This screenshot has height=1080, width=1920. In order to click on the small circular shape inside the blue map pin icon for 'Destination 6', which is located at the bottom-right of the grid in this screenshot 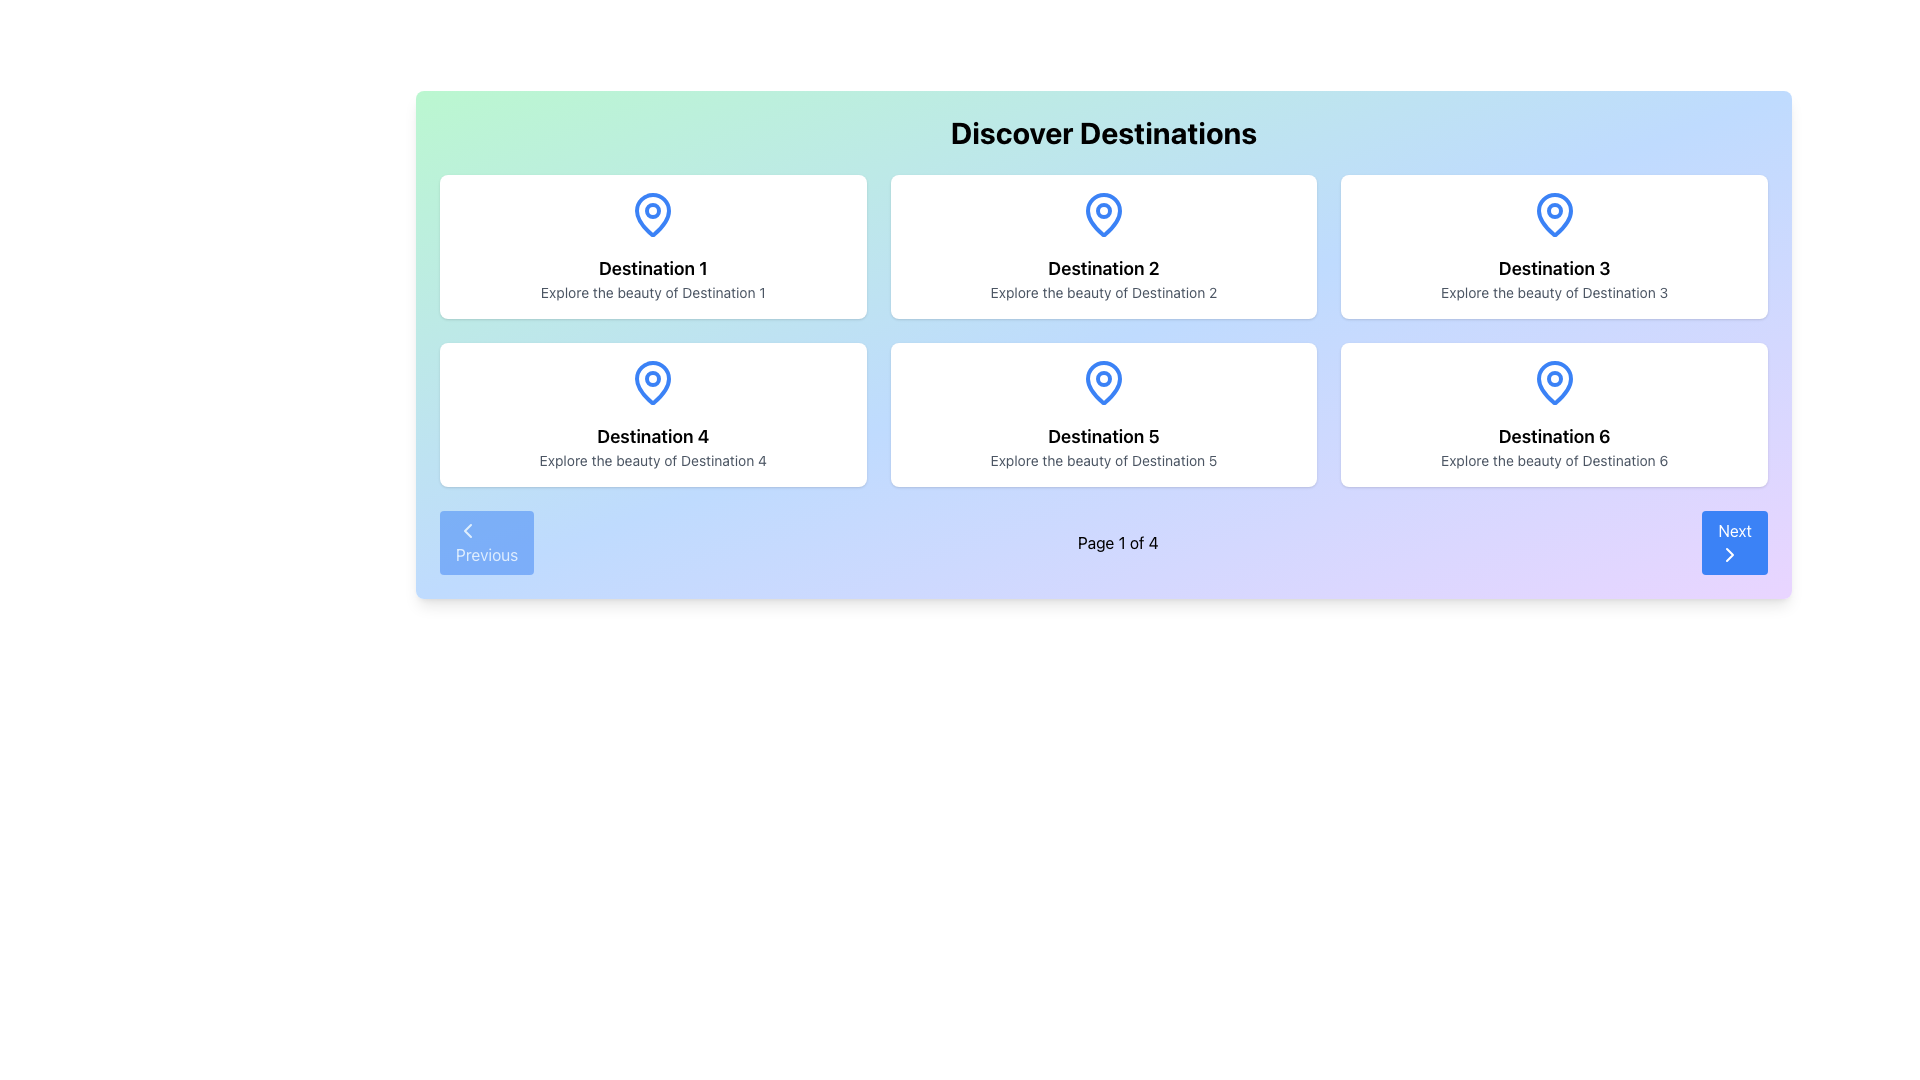, I will do `click(1553, 378)`.